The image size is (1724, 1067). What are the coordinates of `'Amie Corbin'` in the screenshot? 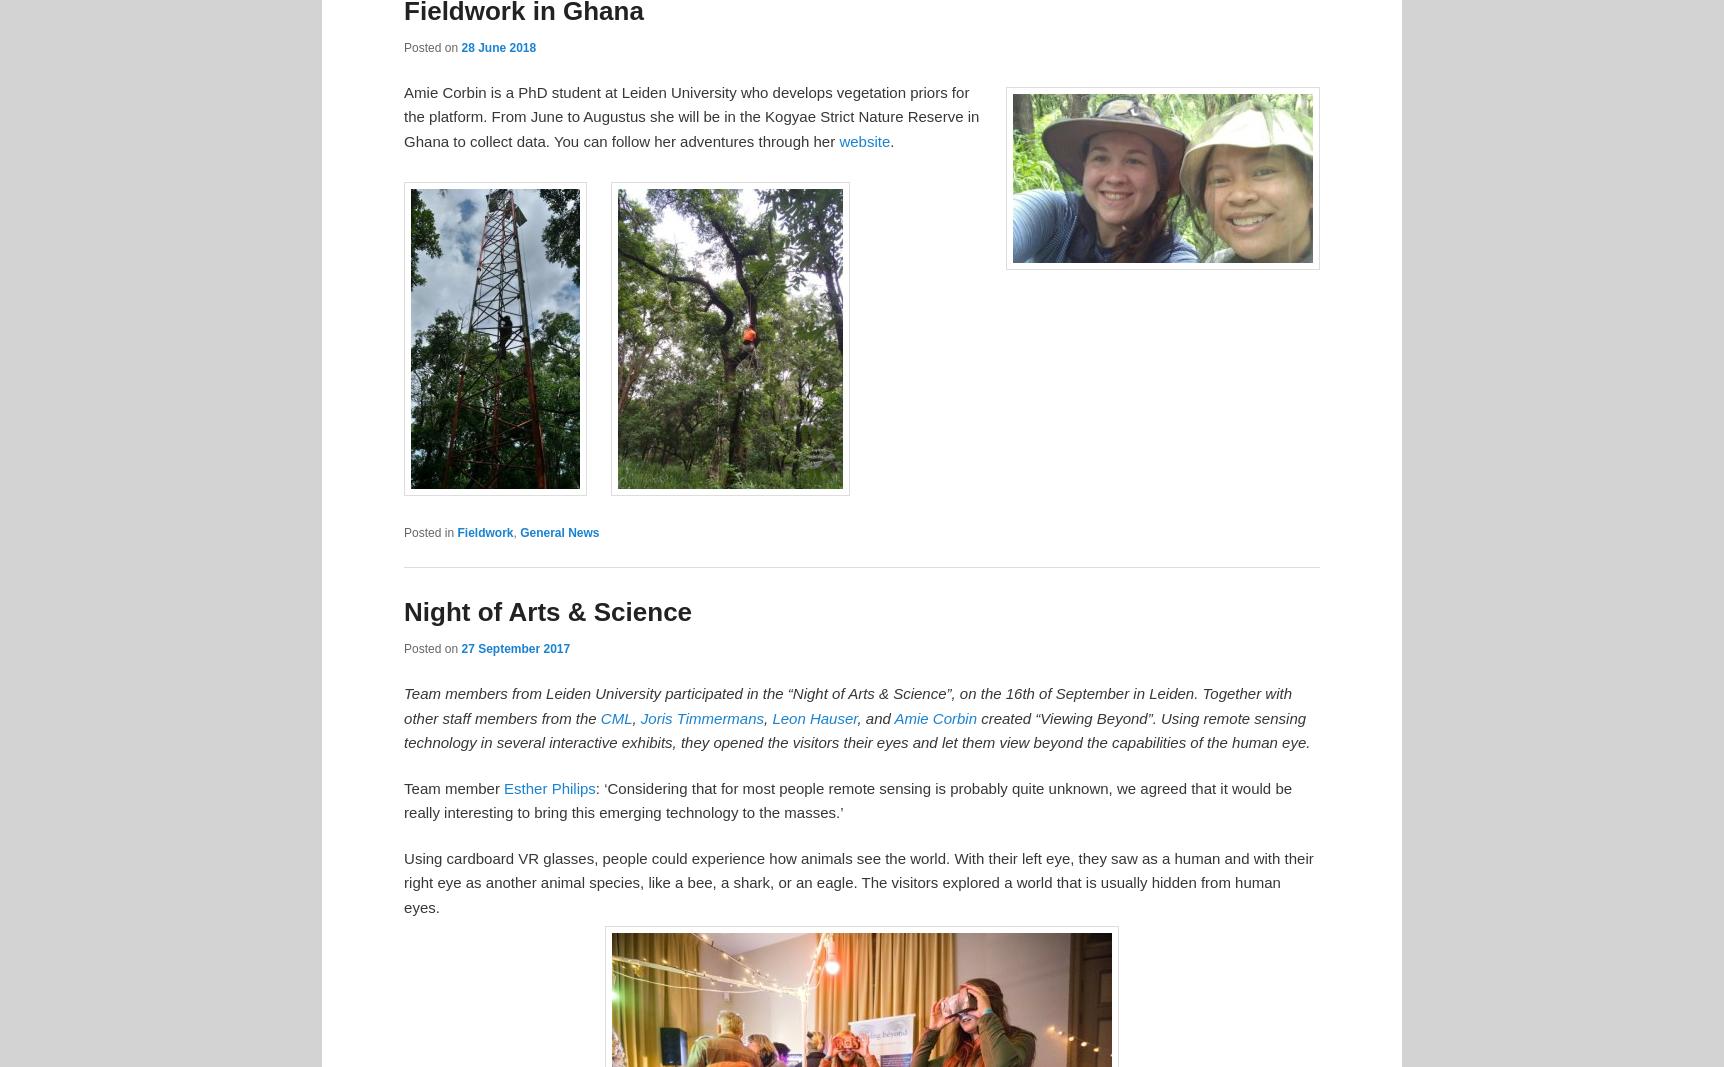 It's located at (934, 716).